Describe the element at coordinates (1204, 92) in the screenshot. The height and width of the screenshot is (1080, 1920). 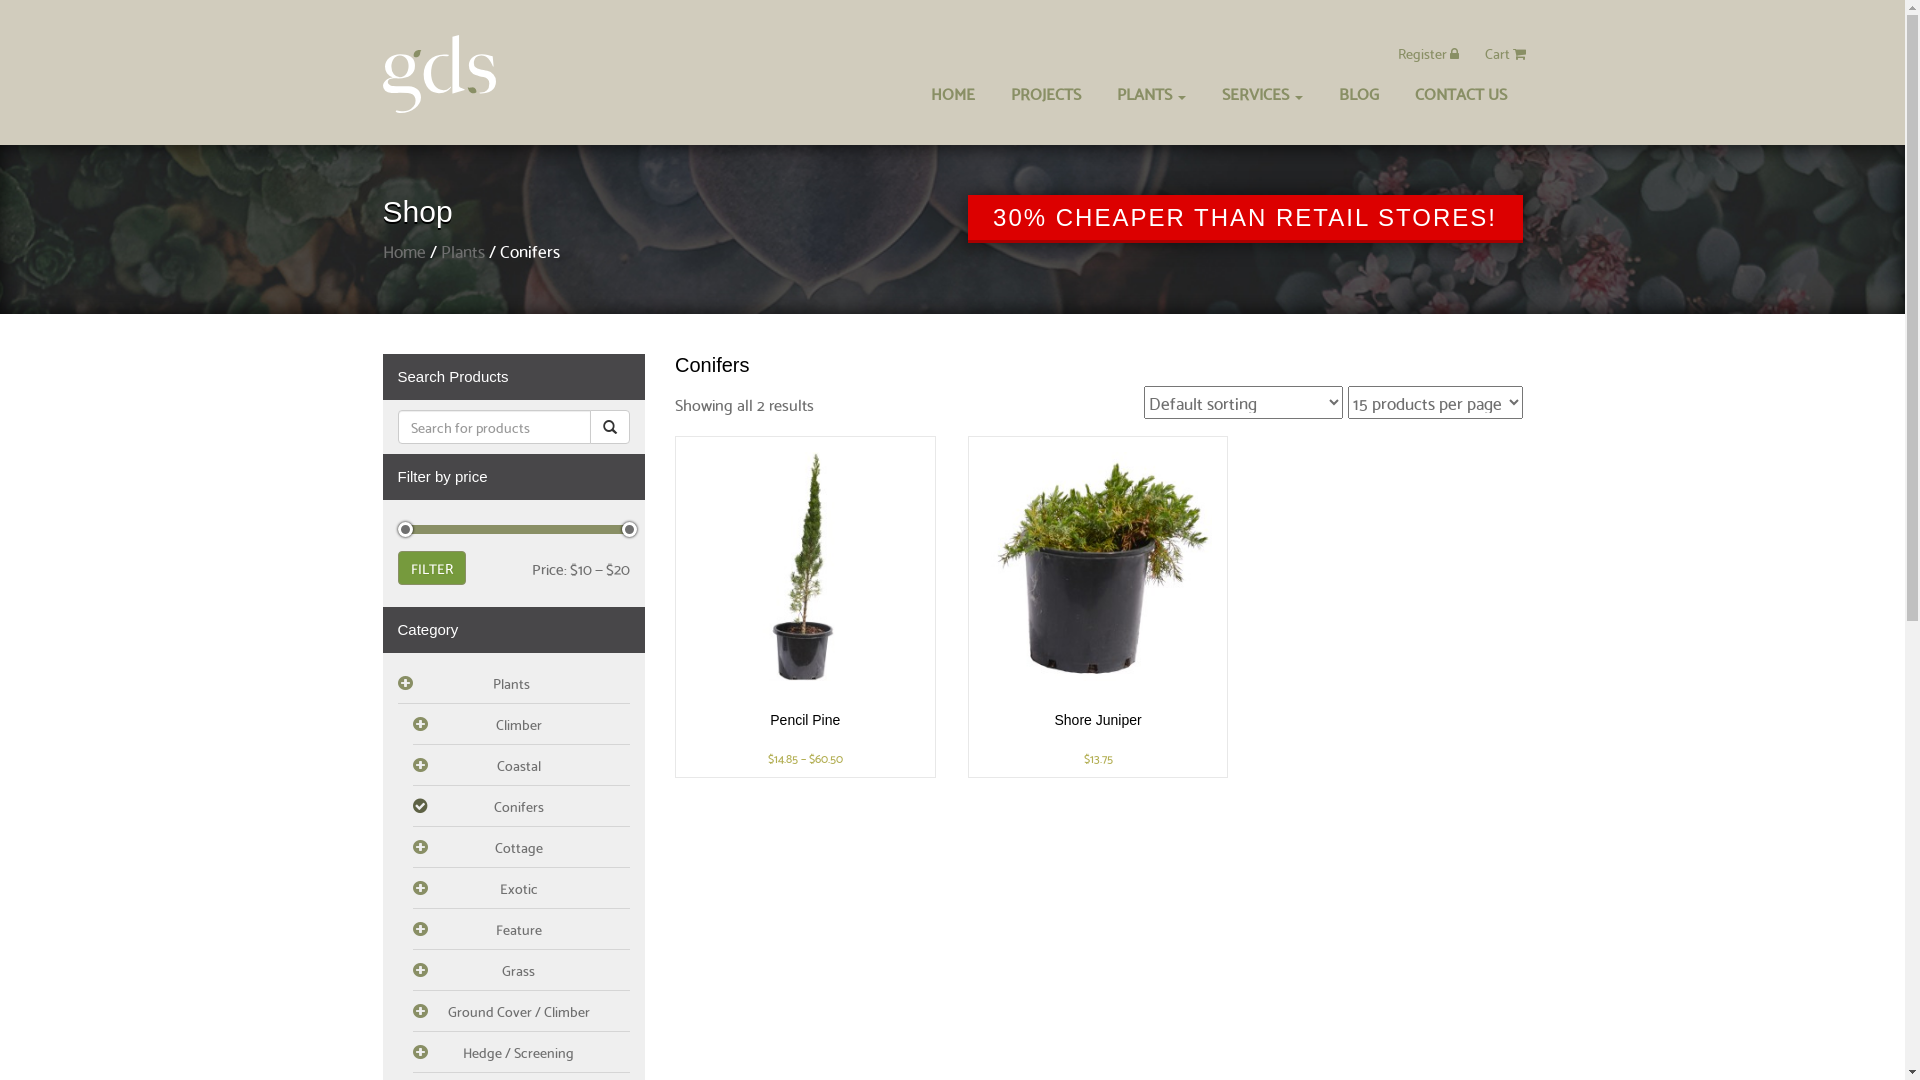
I see `'SERVICES'` at that location.